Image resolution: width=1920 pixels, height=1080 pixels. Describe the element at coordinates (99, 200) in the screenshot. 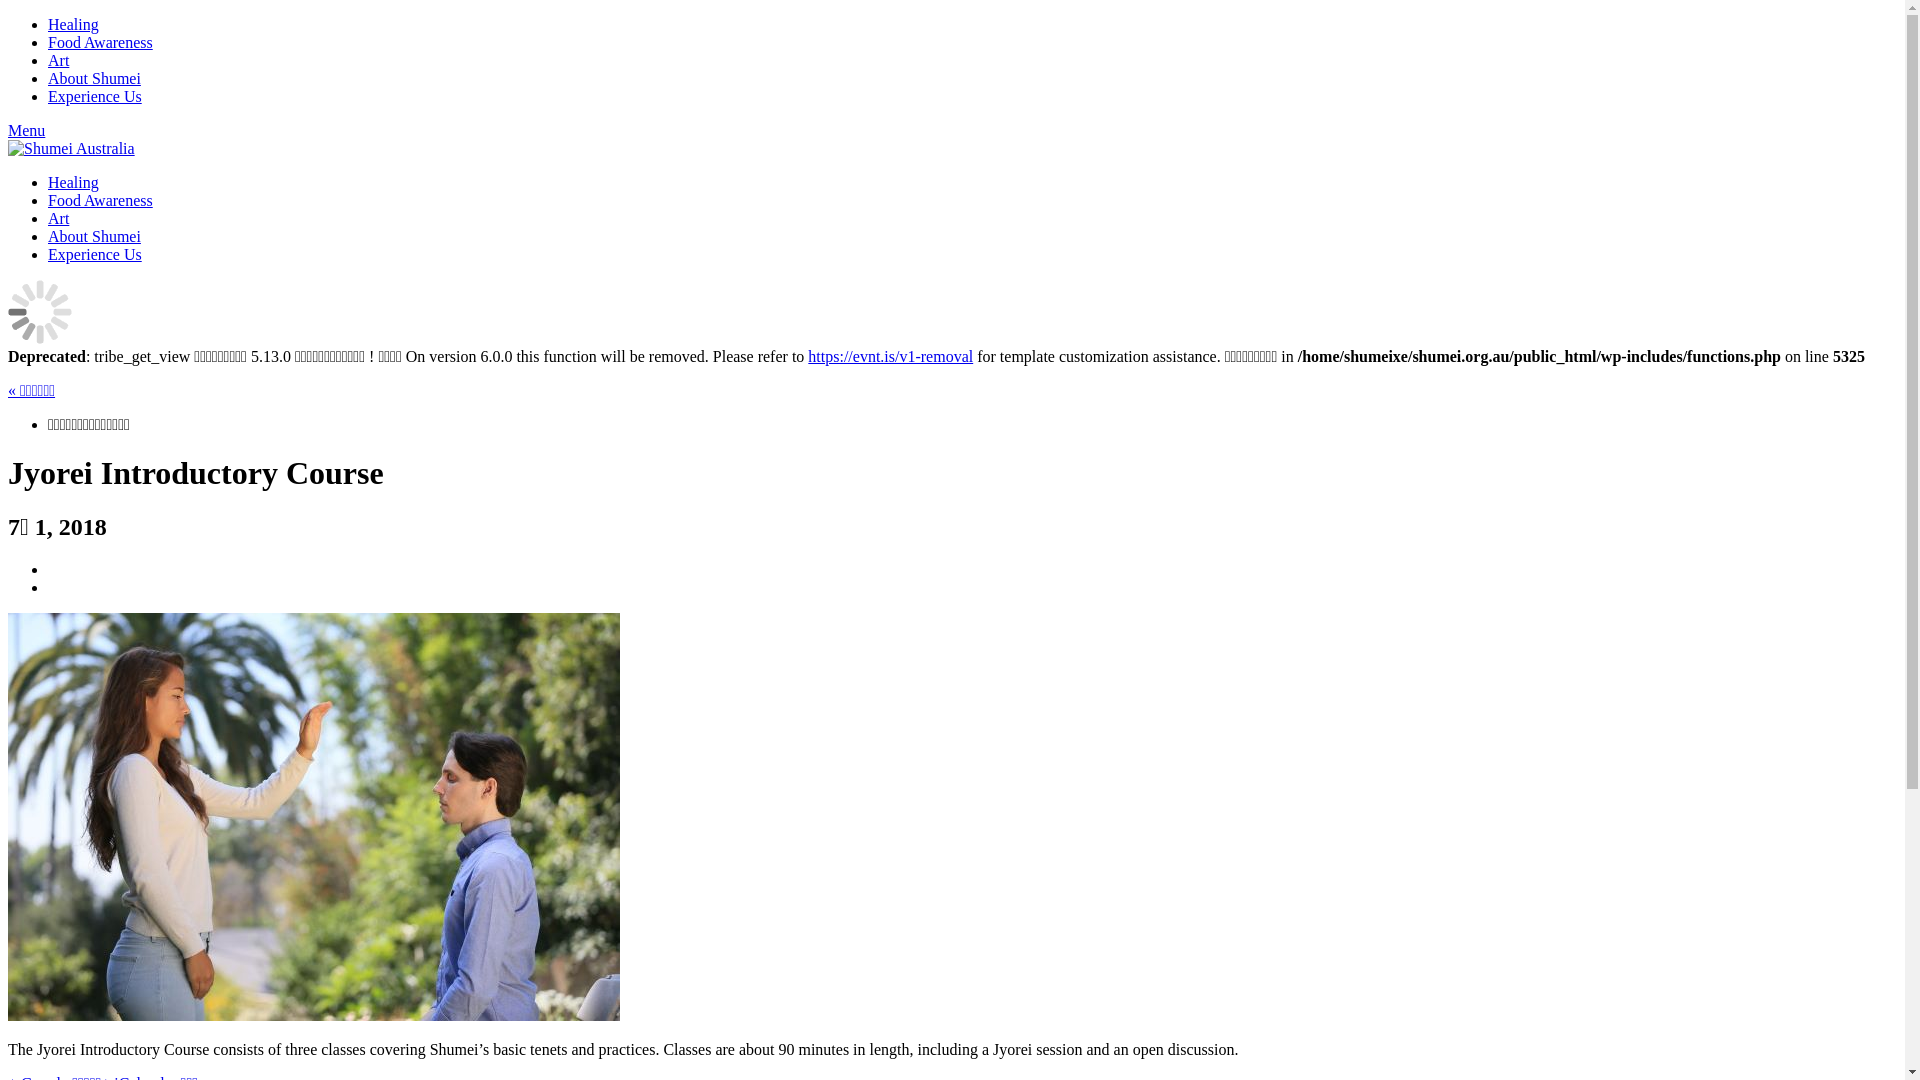

I see `'Food Awareness'` at that location.